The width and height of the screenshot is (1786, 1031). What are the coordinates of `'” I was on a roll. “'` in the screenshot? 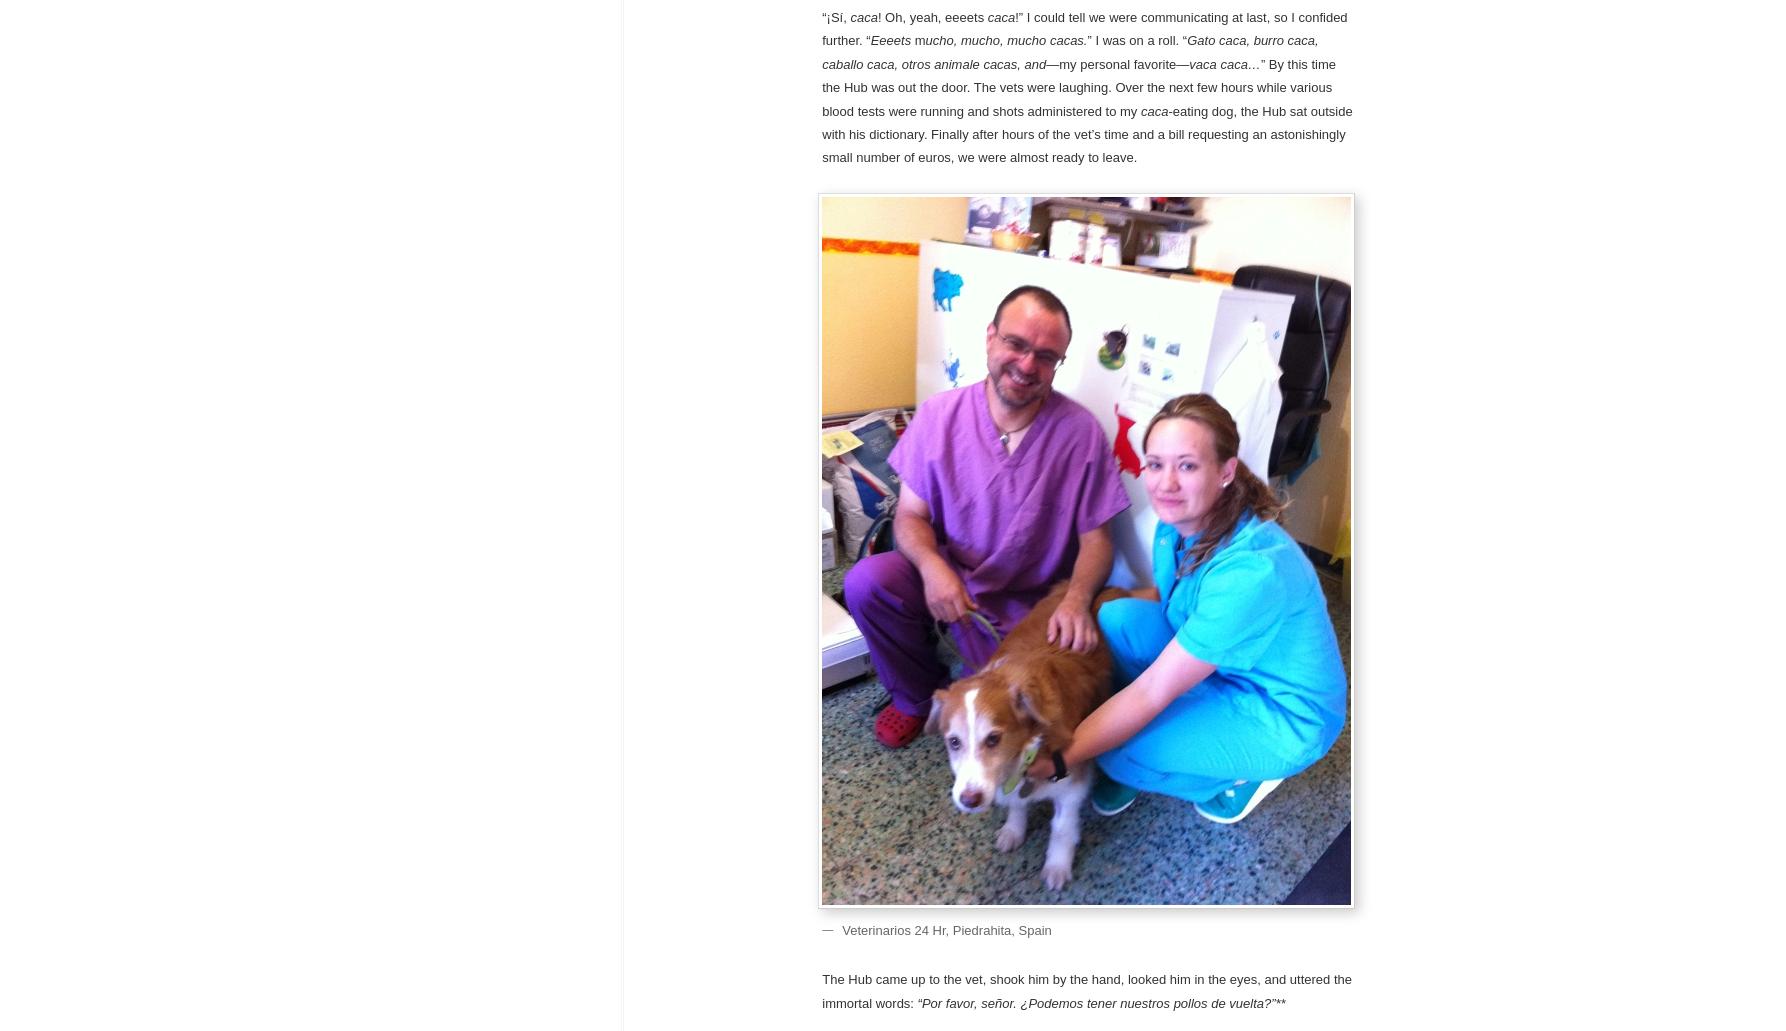 It's located at (1085, 40).